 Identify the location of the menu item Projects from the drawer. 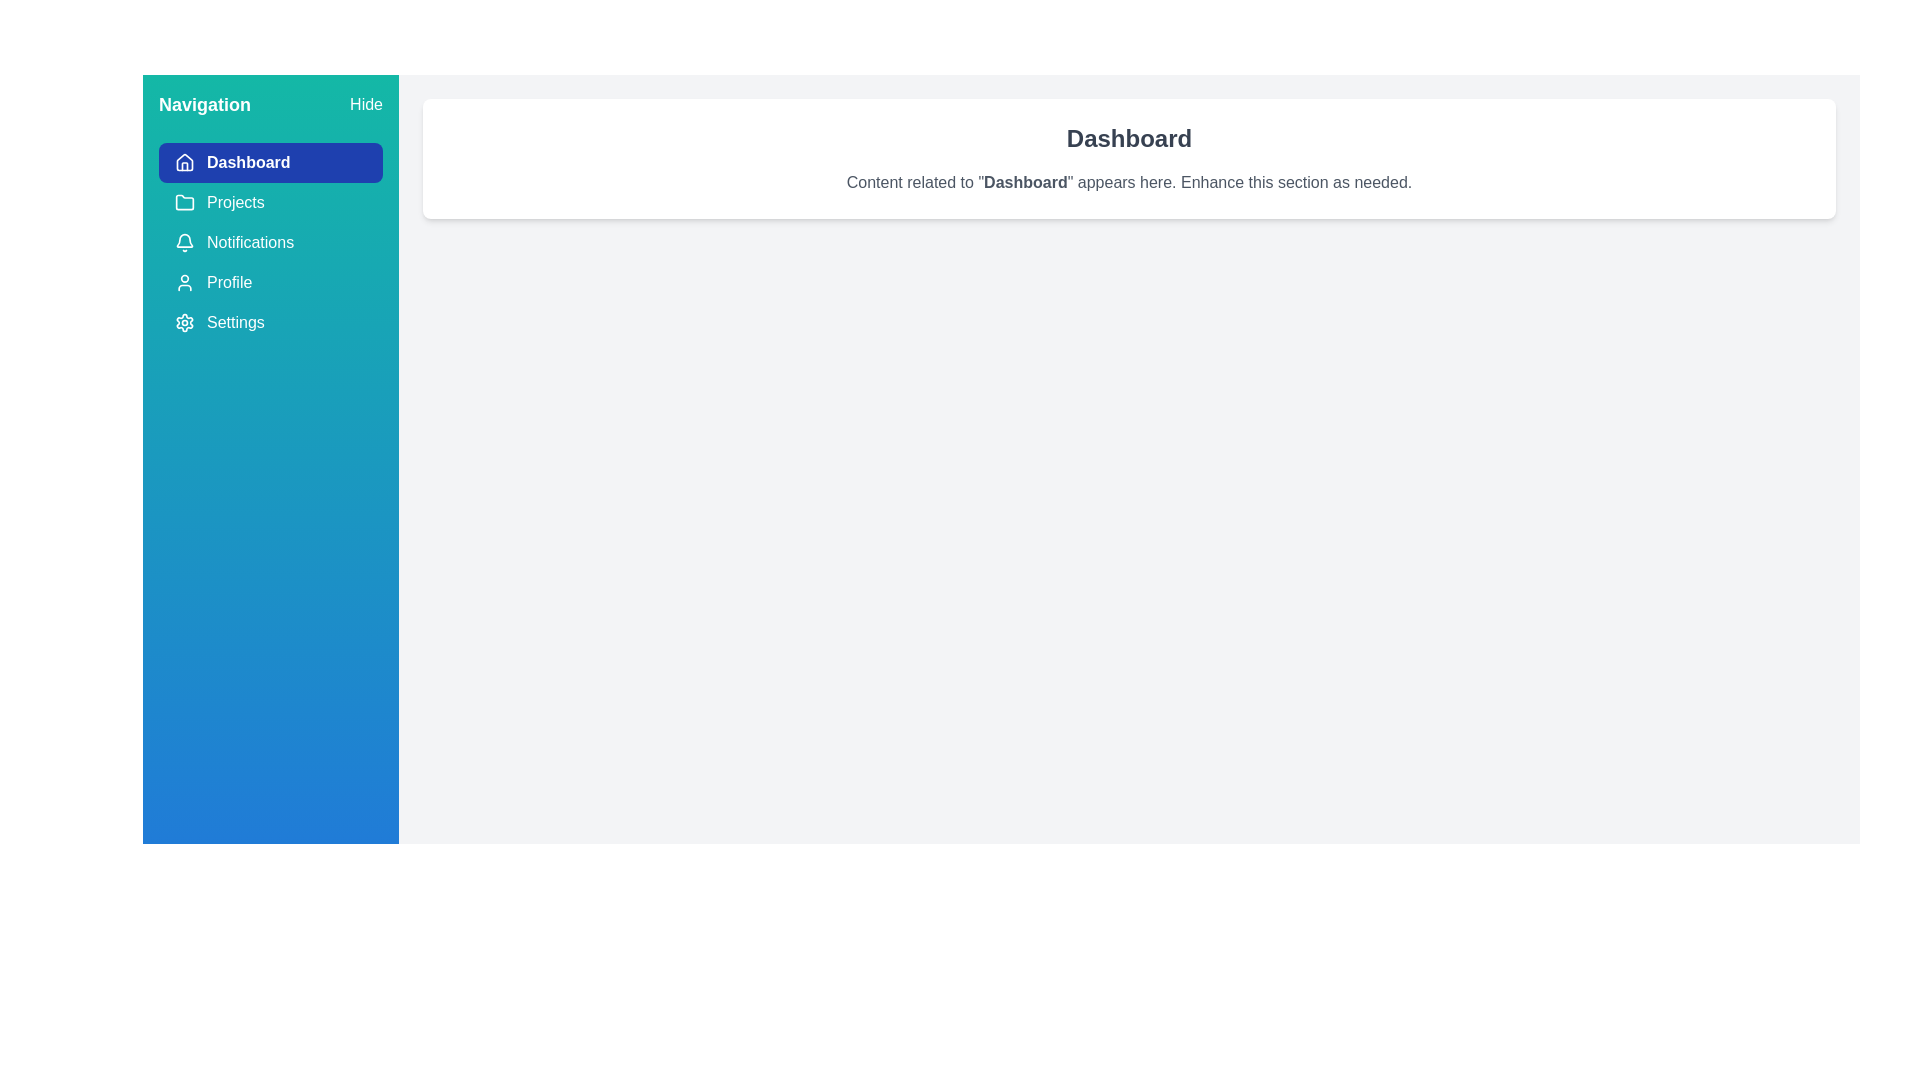
(269, 203).